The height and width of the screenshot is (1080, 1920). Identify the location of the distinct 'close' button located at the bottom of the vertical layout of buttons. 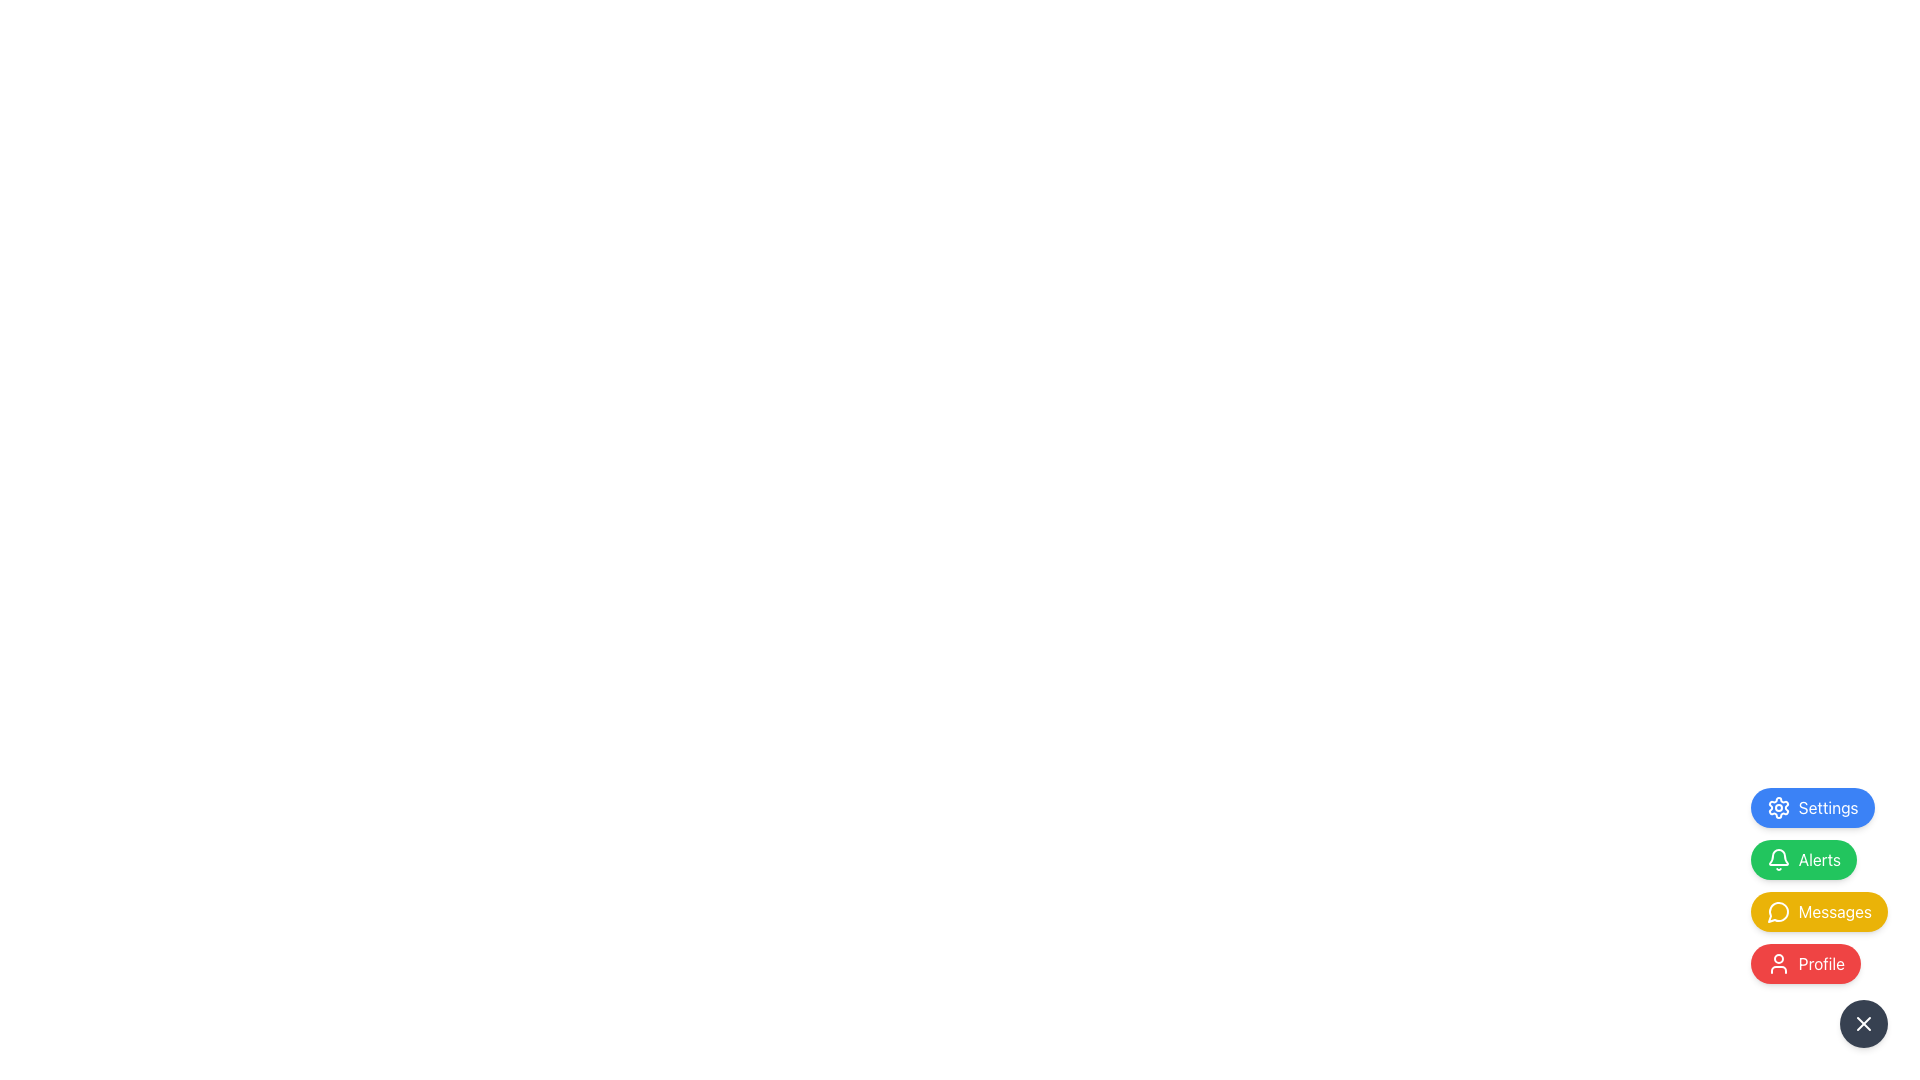
(1862, 1023).